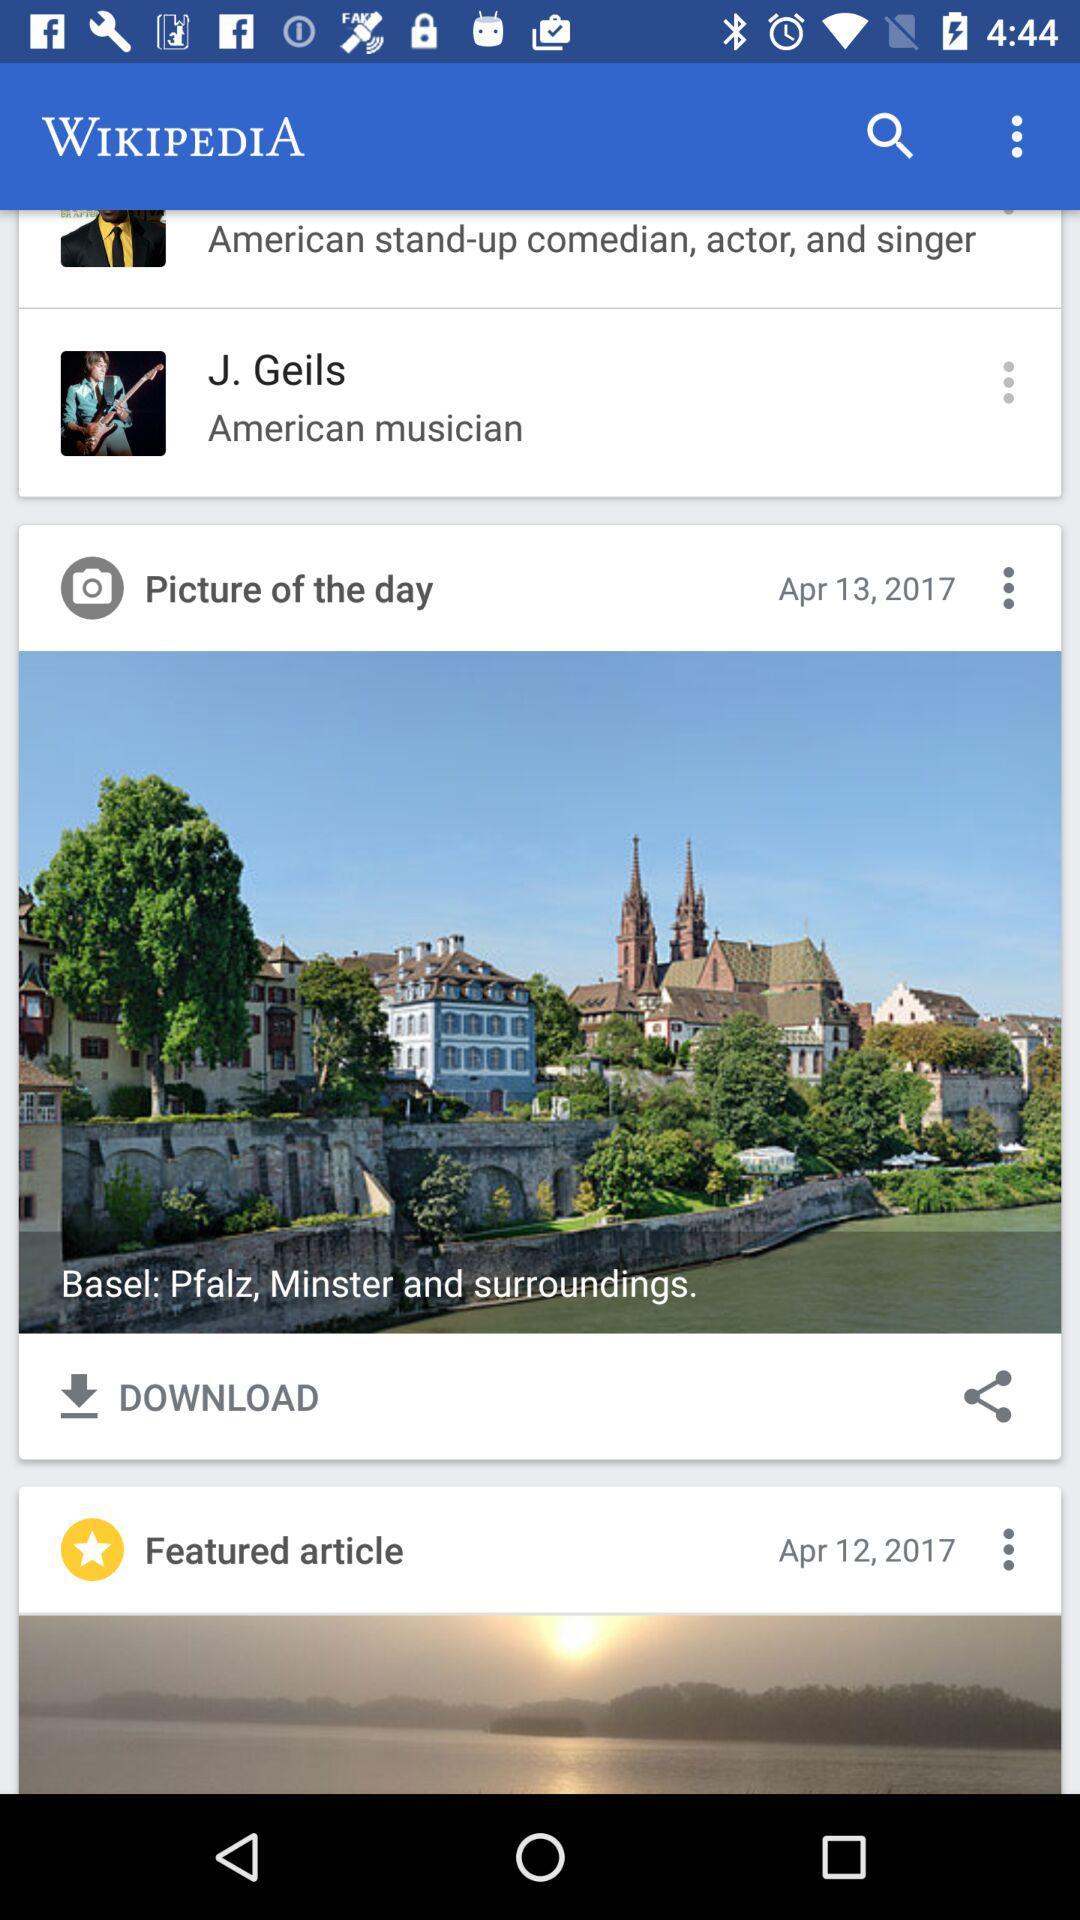 This screenshot has height=1920, width=1080. Describe the element at coordinates (172, 136) in the screenshot. I see `wikipedia` at that location.